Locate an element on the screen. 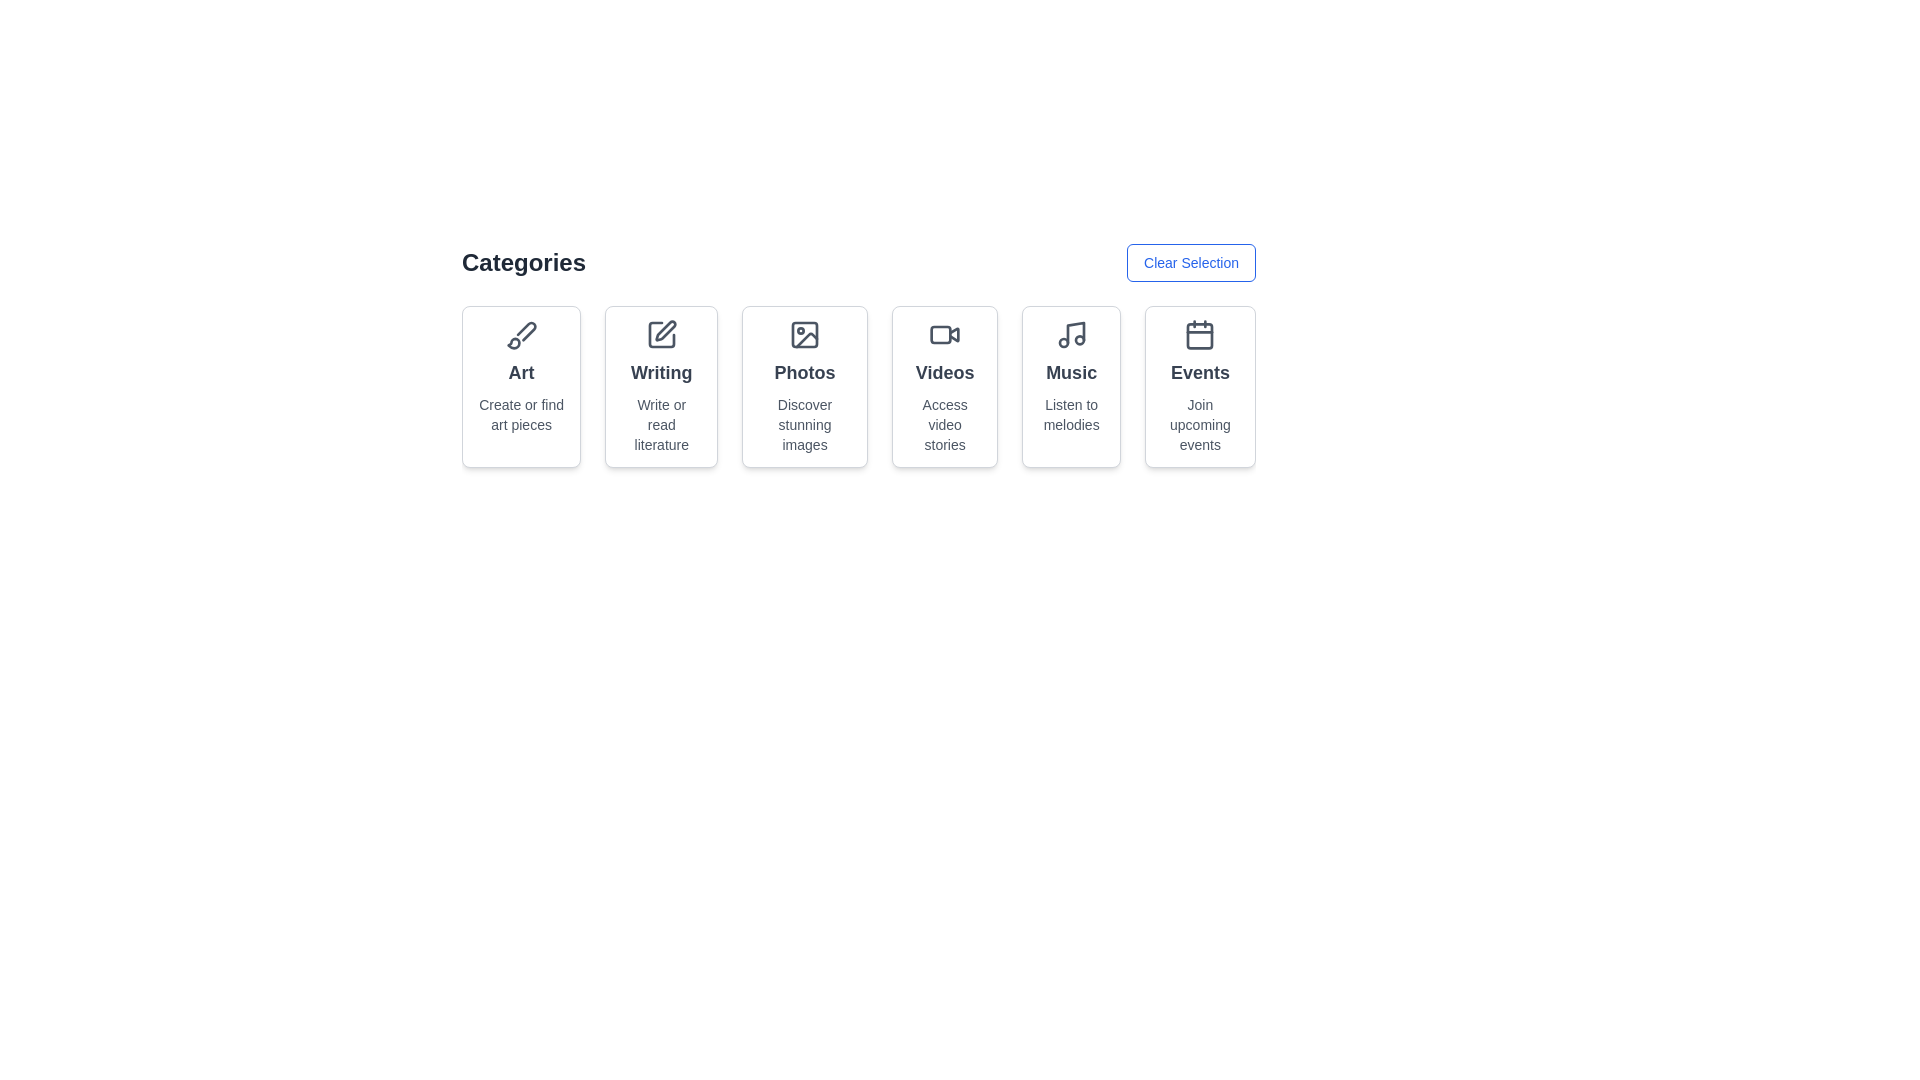 The height and width of the screenshot is (1080, 1920). the 'Photos' card, which is the third item in a horizontal row of cards, positioned between the 'Writing' card on the left and the 'Videos' card on the right is located at coordinates (805, 386).